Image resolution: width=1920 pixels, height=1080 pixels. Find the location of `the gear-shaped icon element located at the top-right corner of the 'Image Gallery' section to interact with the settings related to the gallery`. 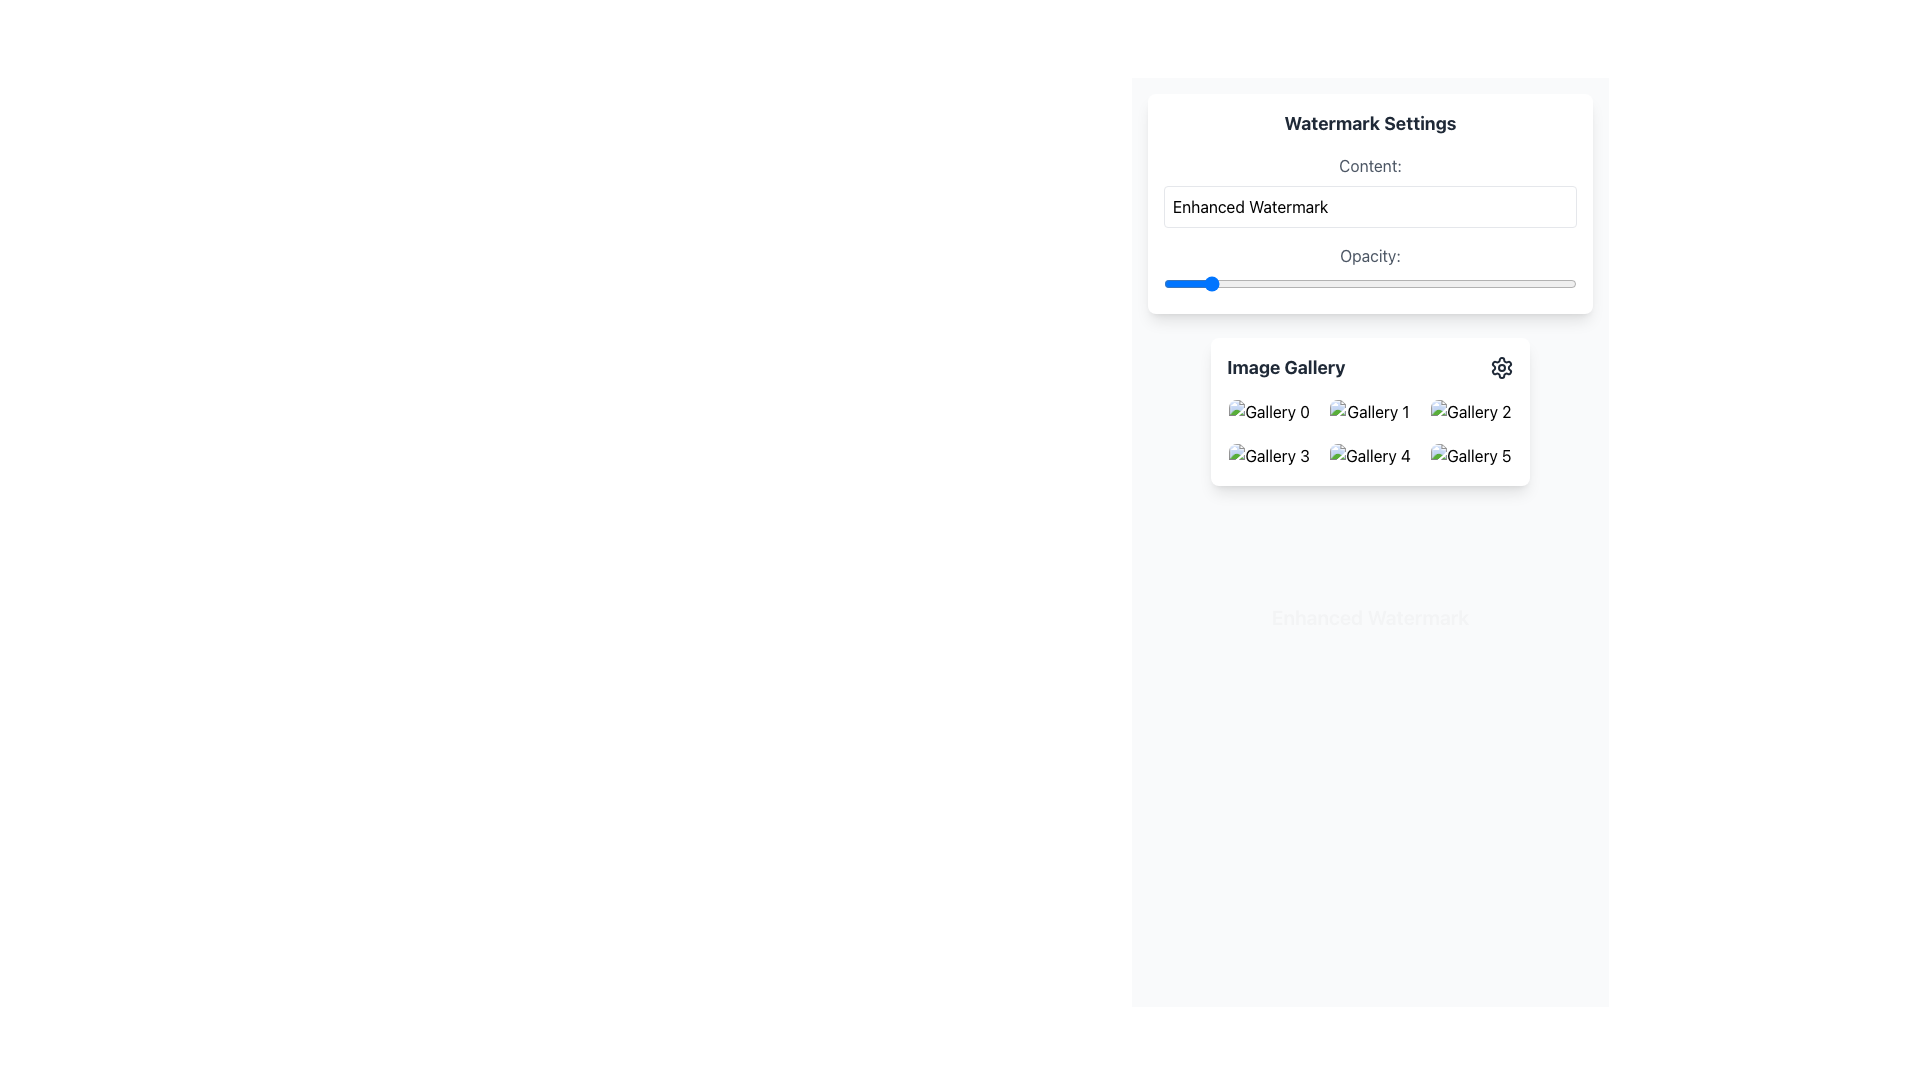

the gear-shaped icon element located at the top-right corner of the 'Image Gallery' section to interact with the settings related to the gallery is located at coordinates (1501, 367).